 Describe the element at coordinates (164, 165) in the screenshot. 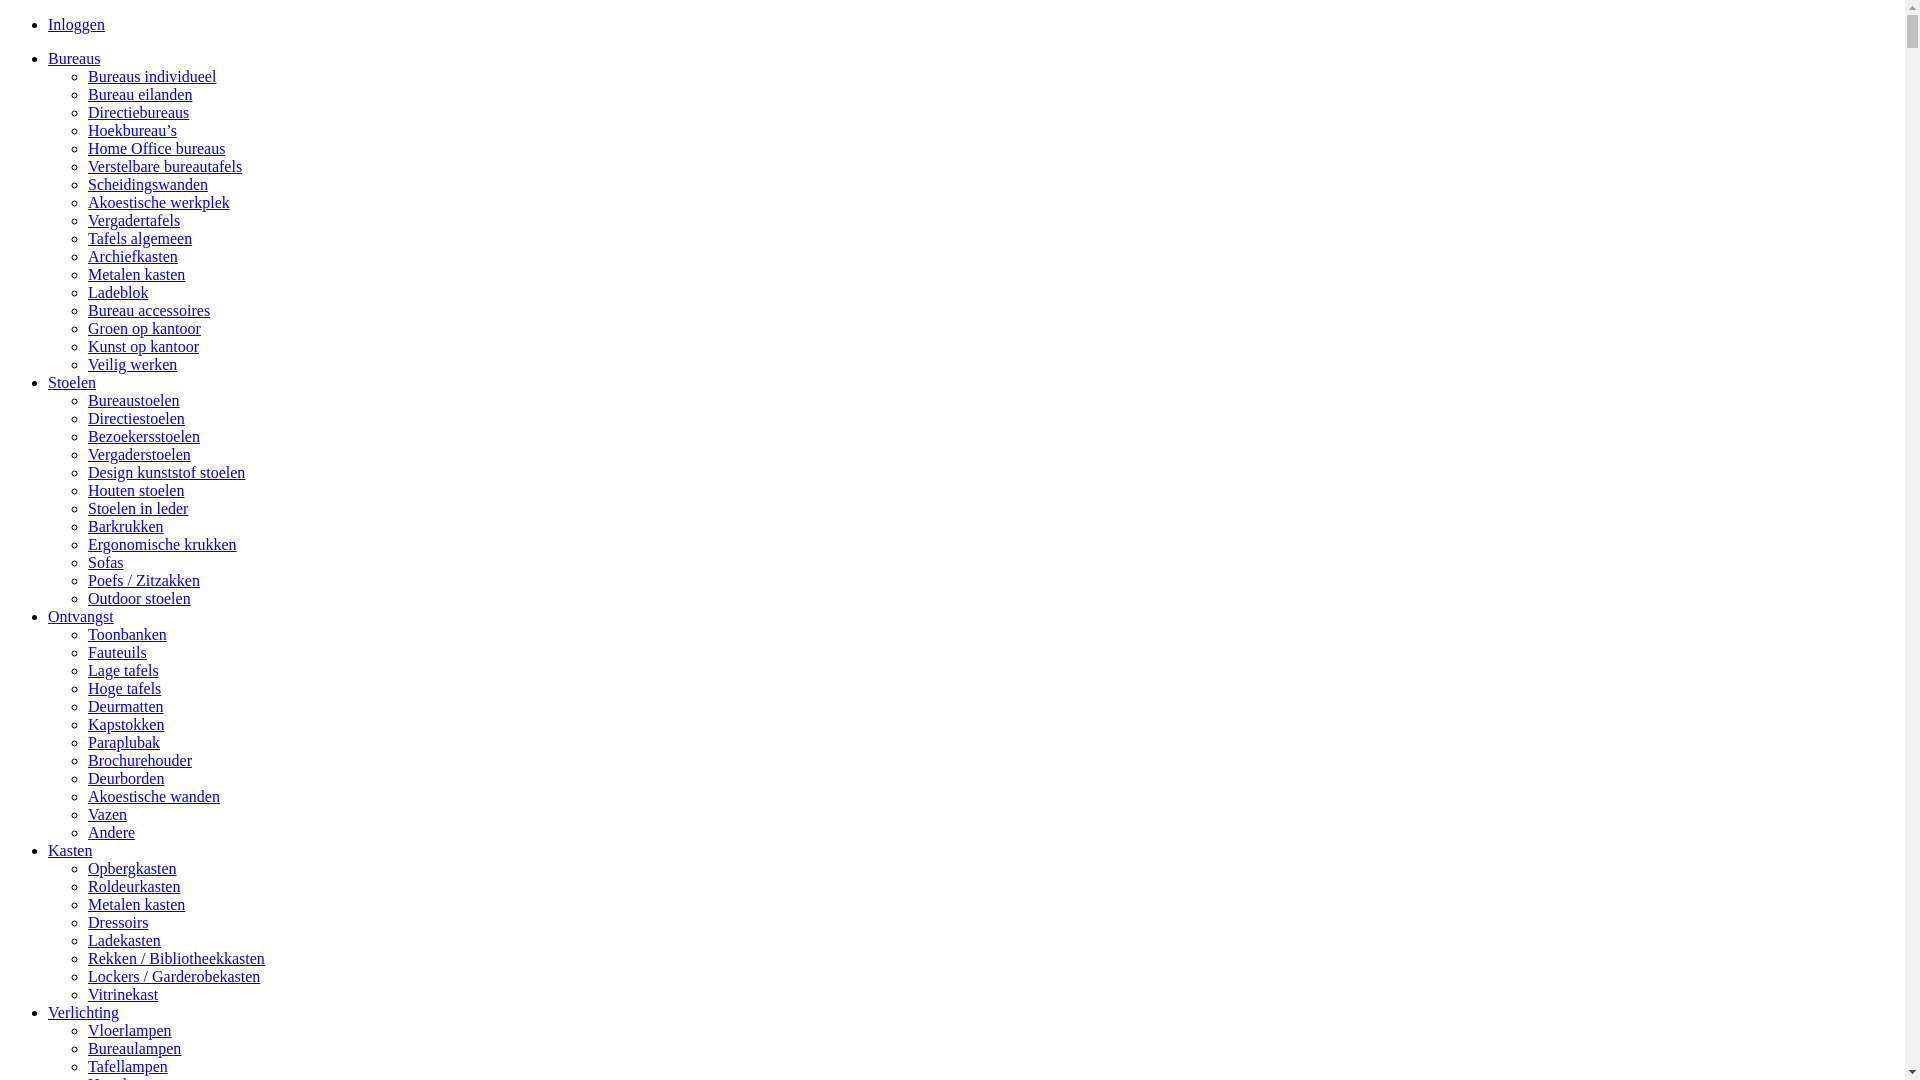

I see `'Verstelbare bureautafels'` at that location.